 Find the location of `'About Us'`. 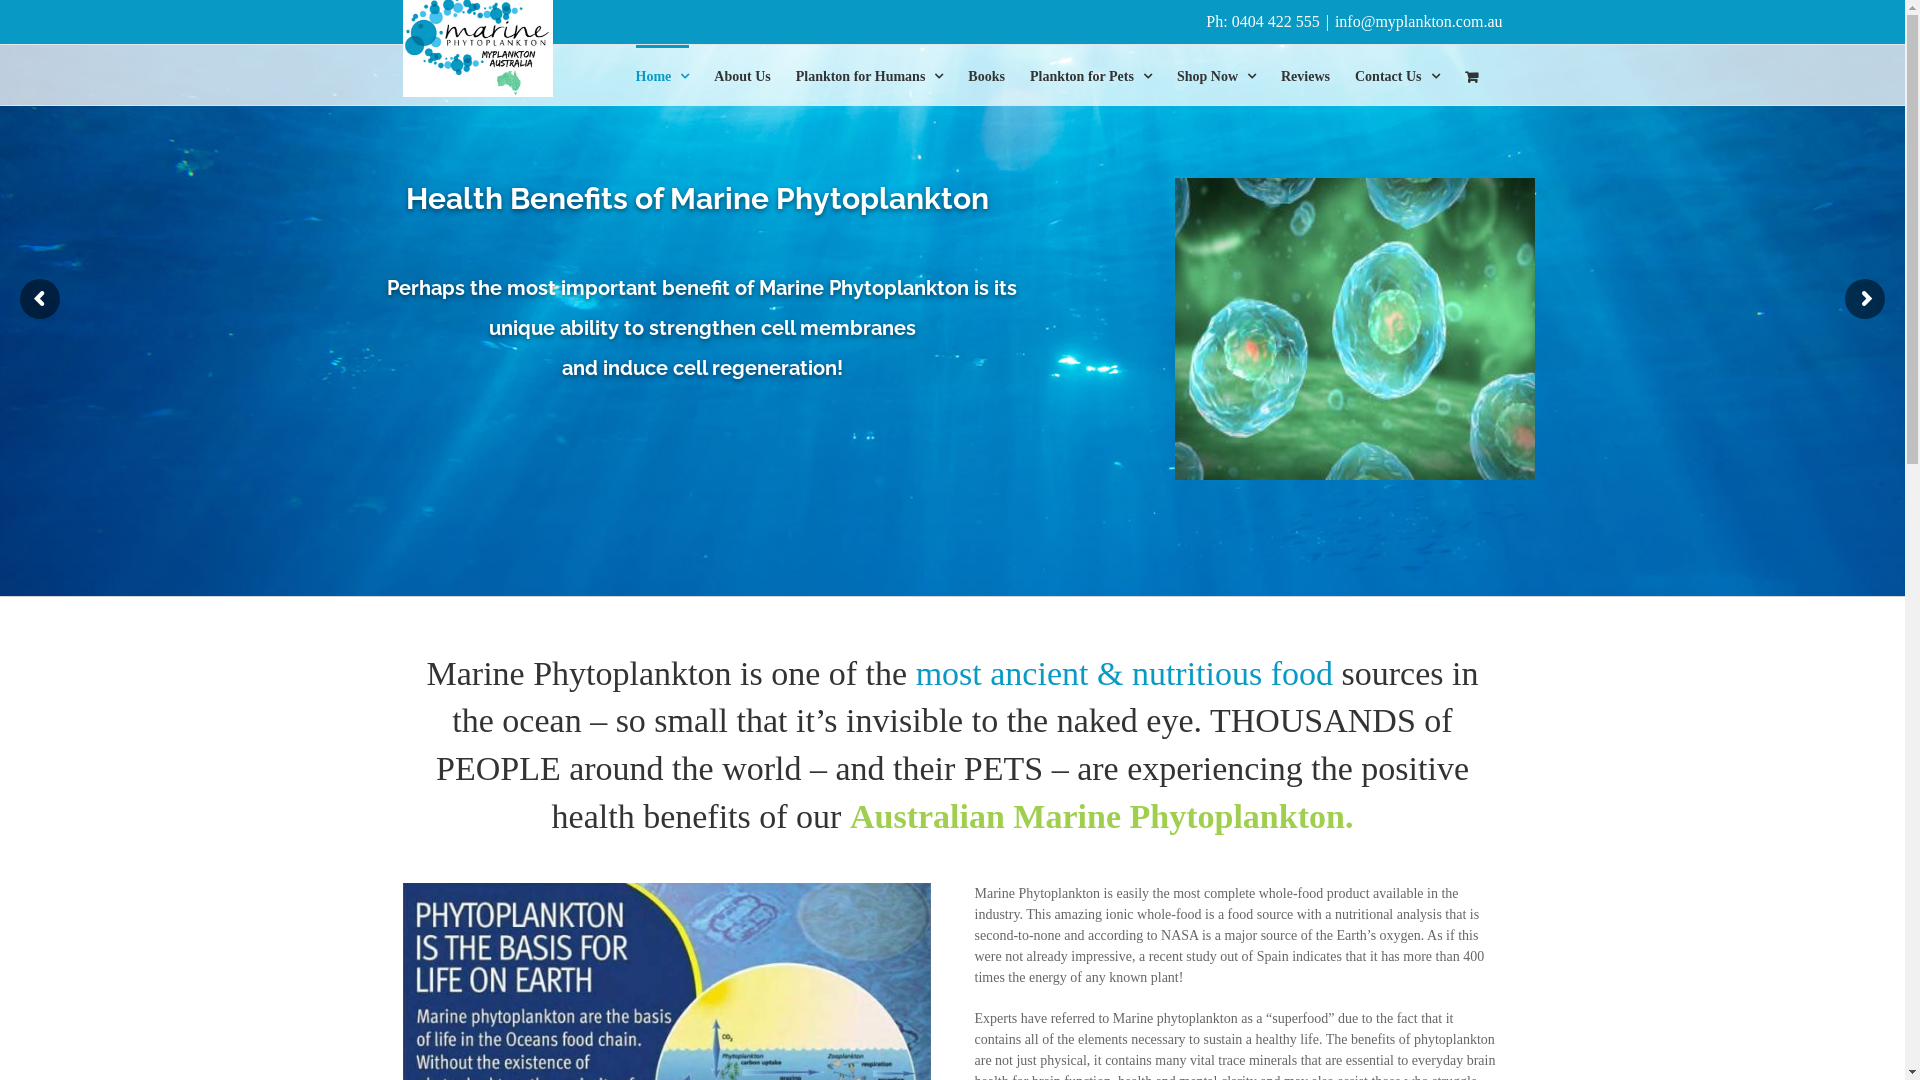

'About Us' is located at coordinates (741, 73).